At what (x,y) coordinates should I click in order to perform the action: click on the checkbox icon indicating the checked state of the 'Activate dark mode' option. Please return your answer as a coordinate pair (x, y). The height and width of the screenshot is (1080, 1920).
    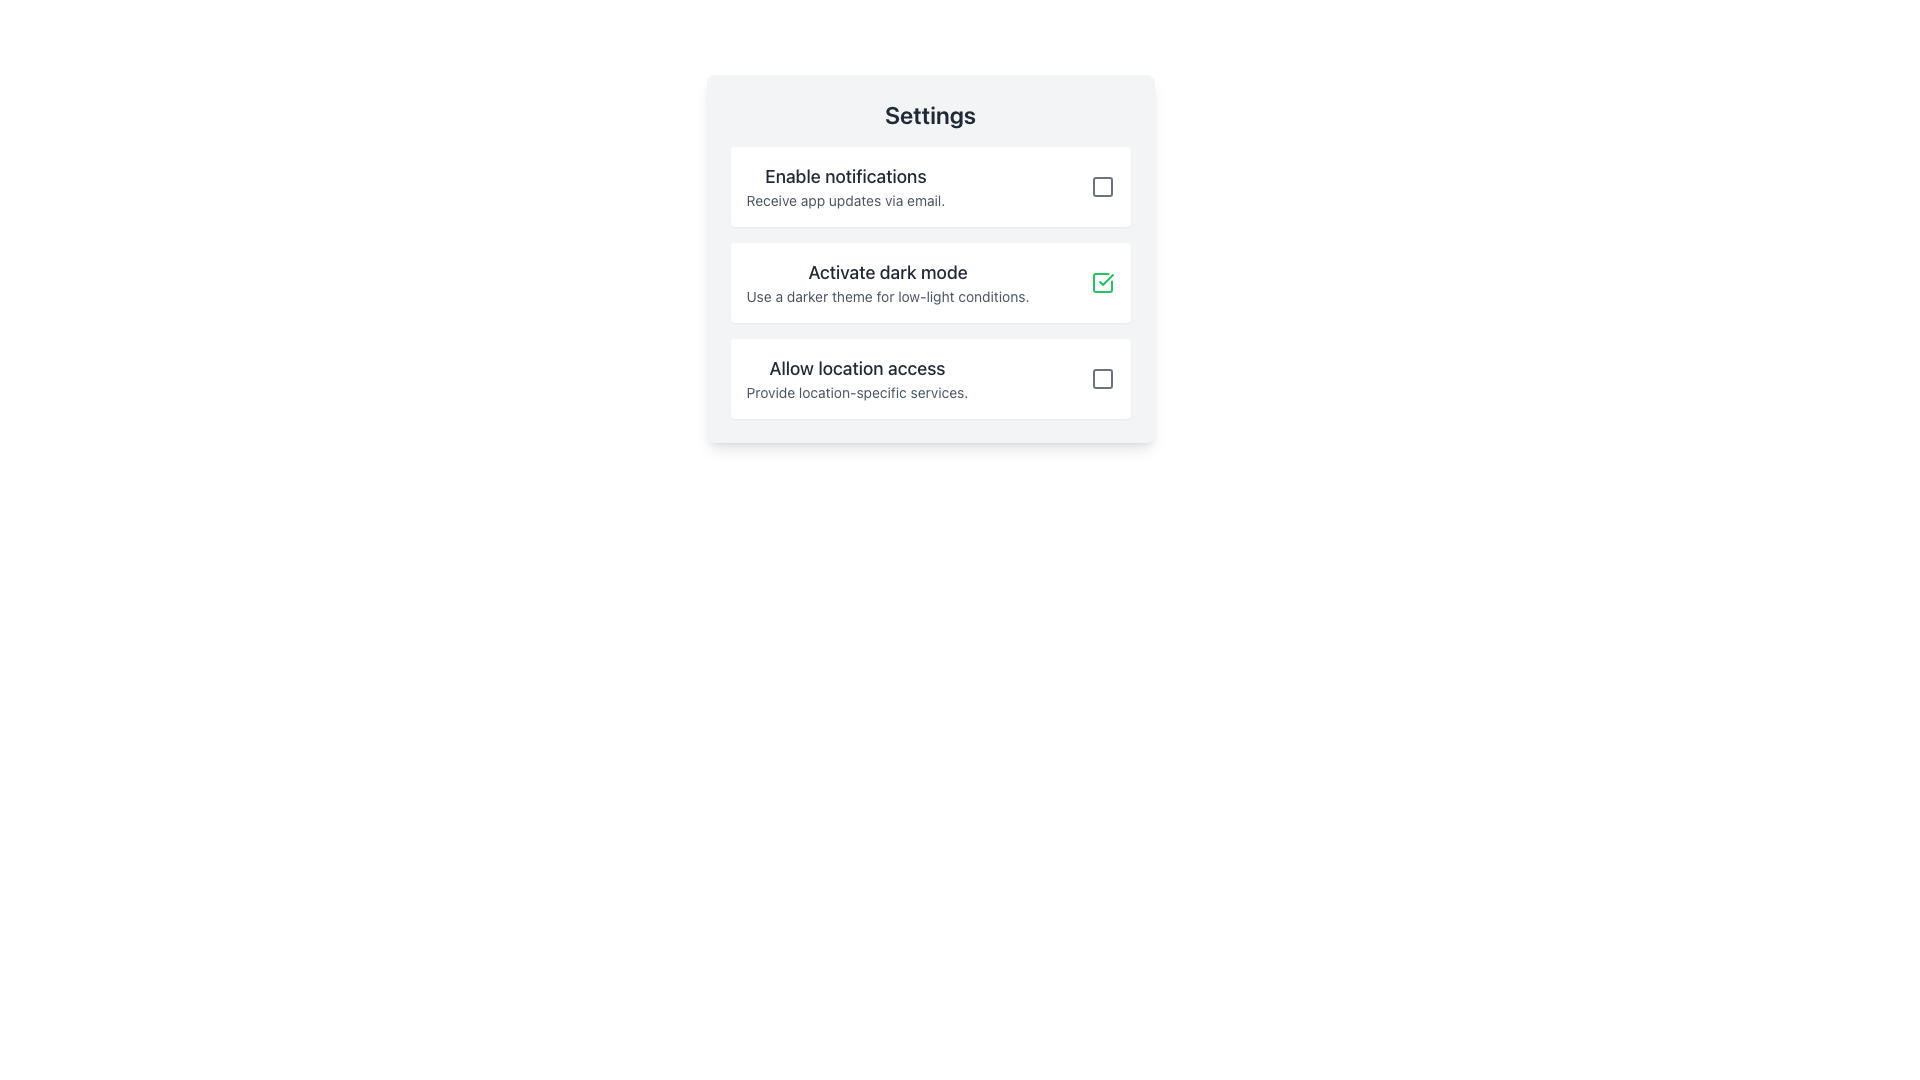
    Looking at the image, I should click on (1101, 282).